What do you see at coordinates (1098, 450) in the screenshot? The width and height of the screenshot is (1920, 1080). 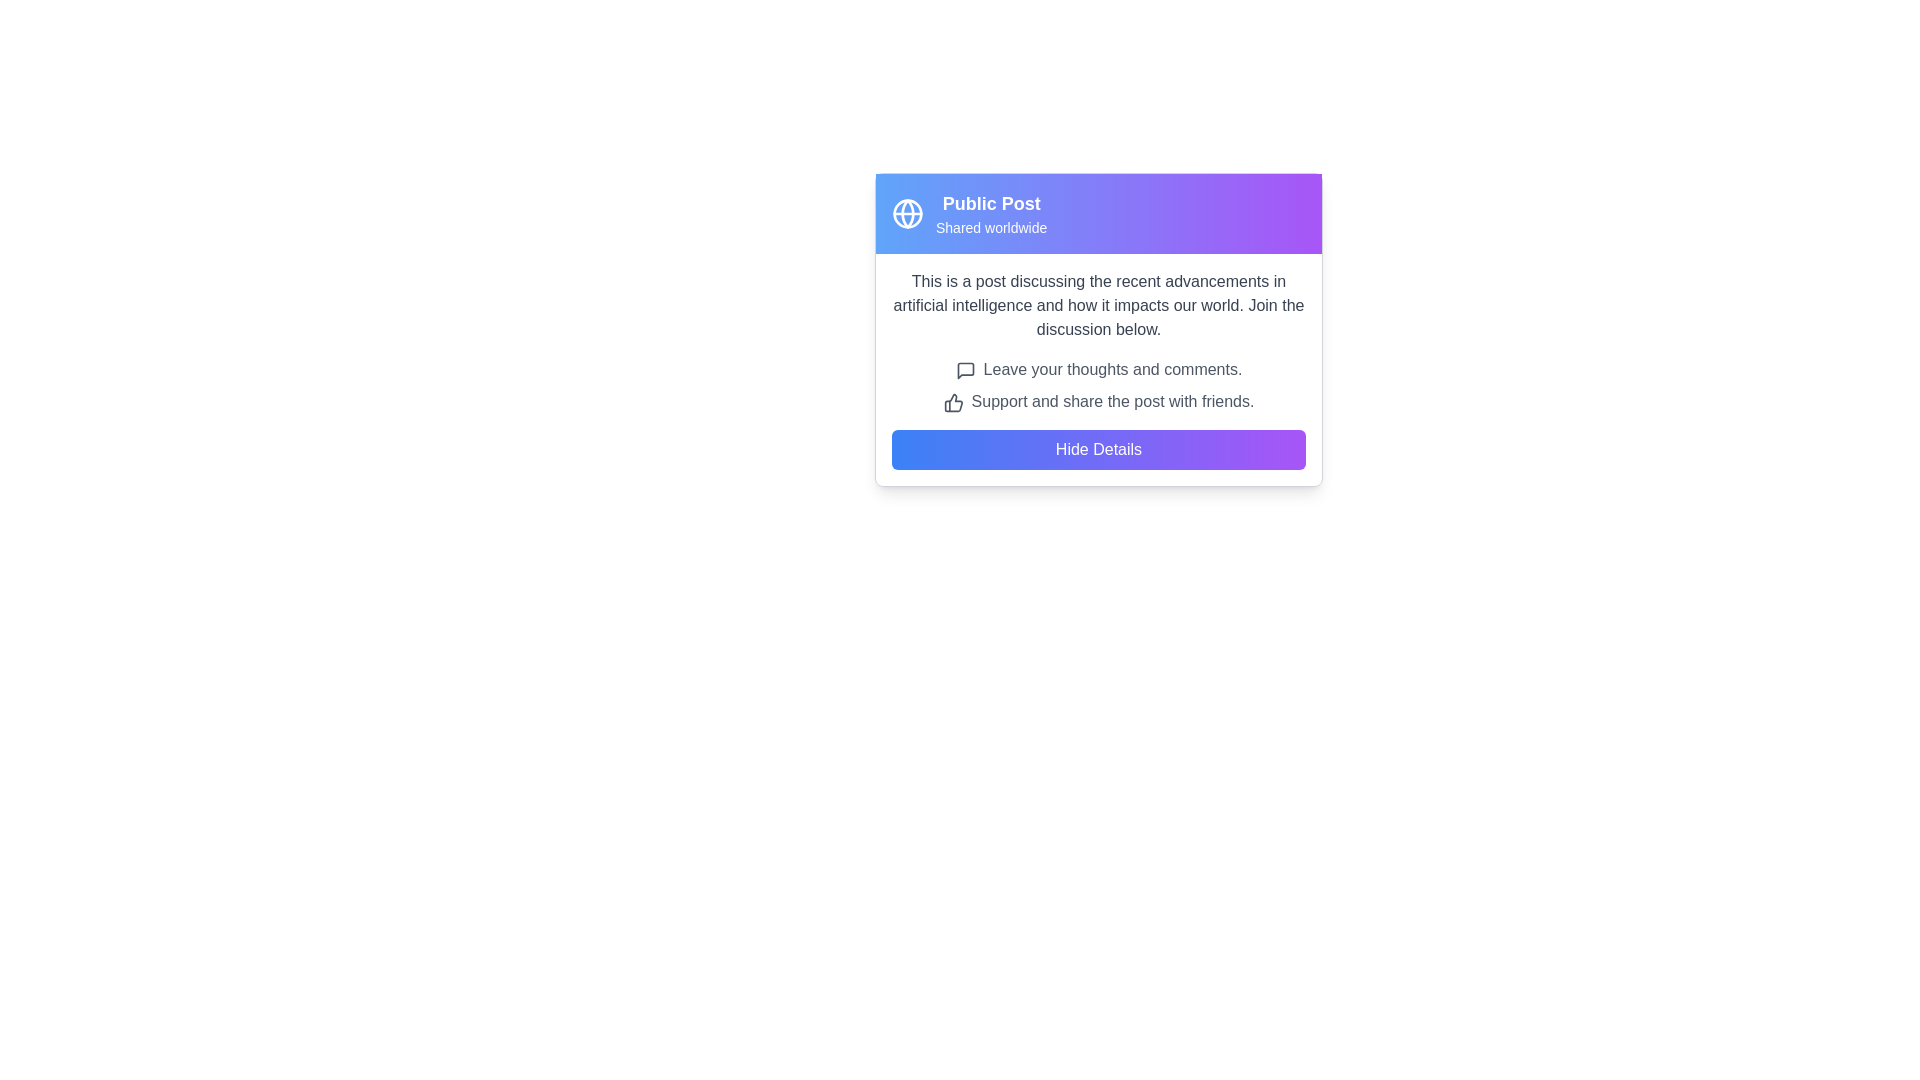 I see `the button designed to collapse or hide the details of the post, located below the content text 'Support and share the post with friends.'` at bounding box center [1098, 450].